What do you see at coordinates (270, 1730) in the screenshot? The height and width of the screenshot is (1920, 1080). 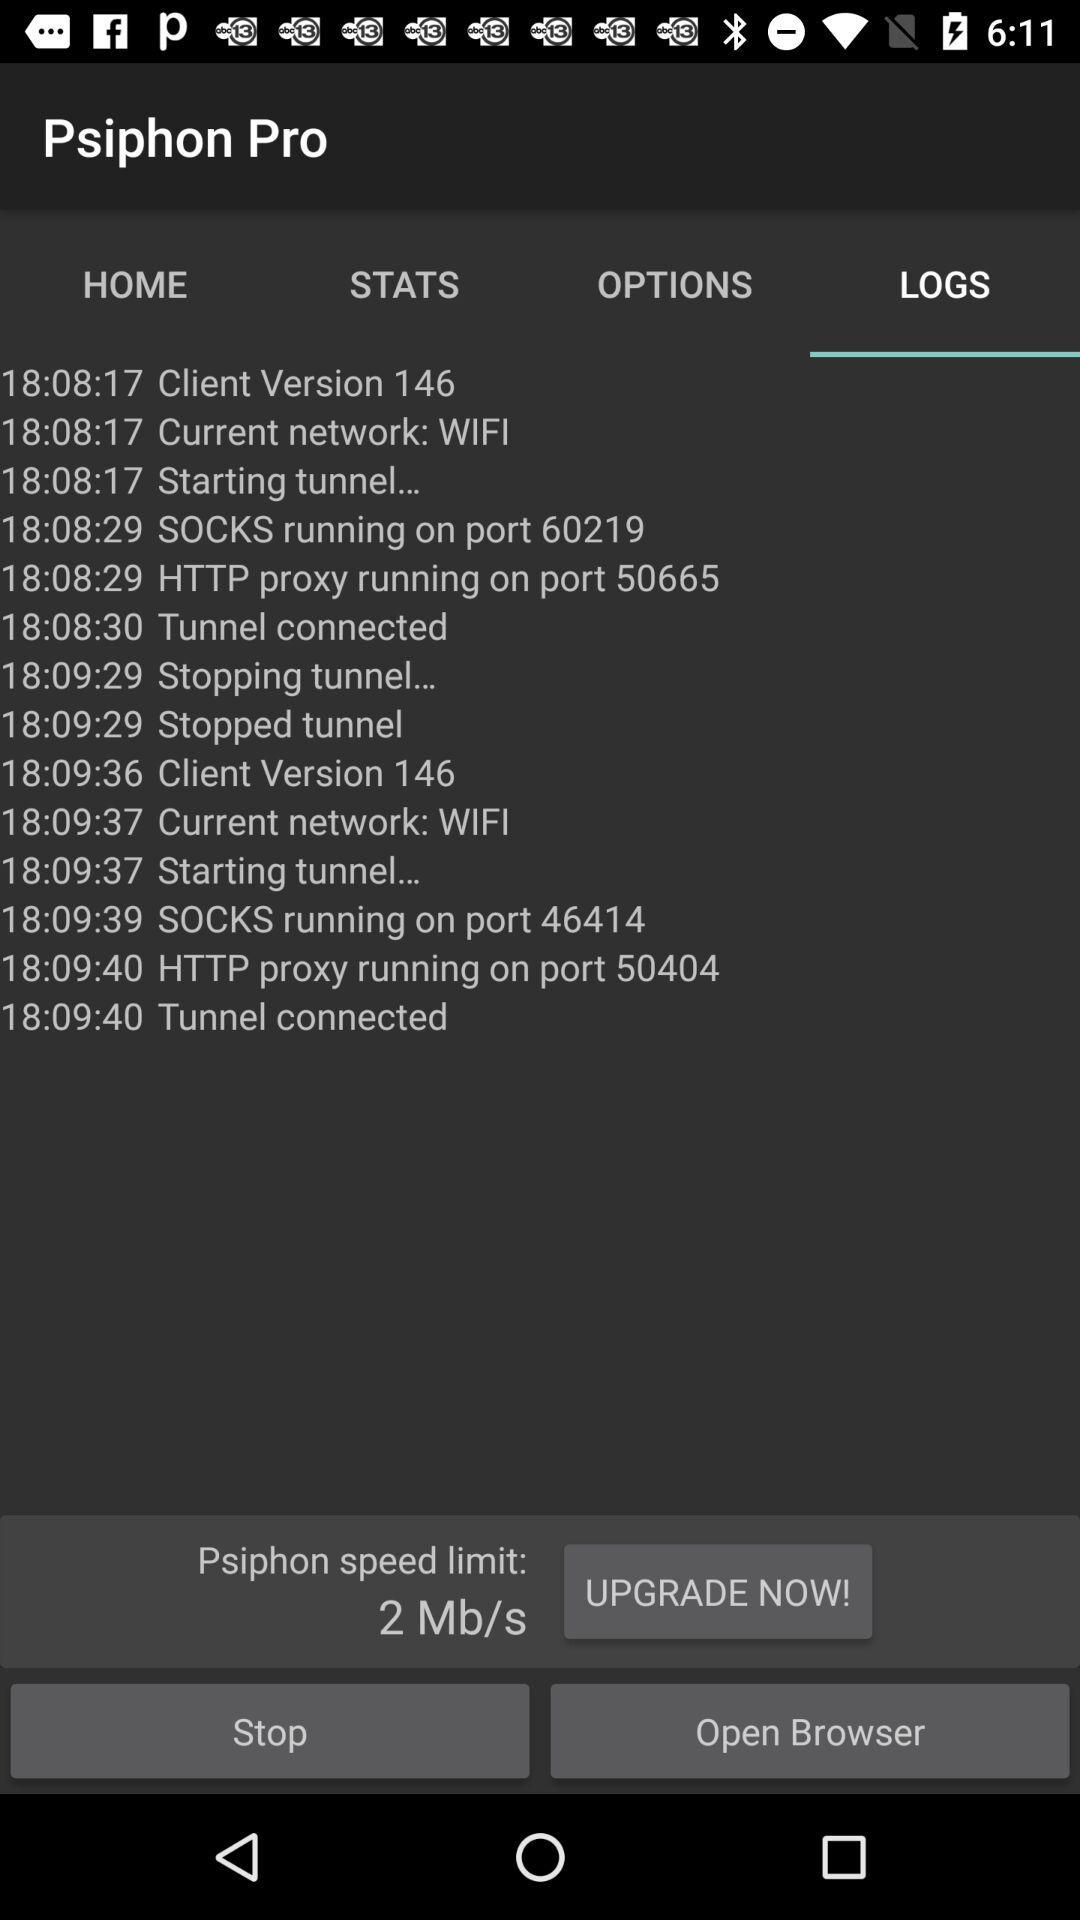 I see `the stop icon` at bounding box center [270, 1730].